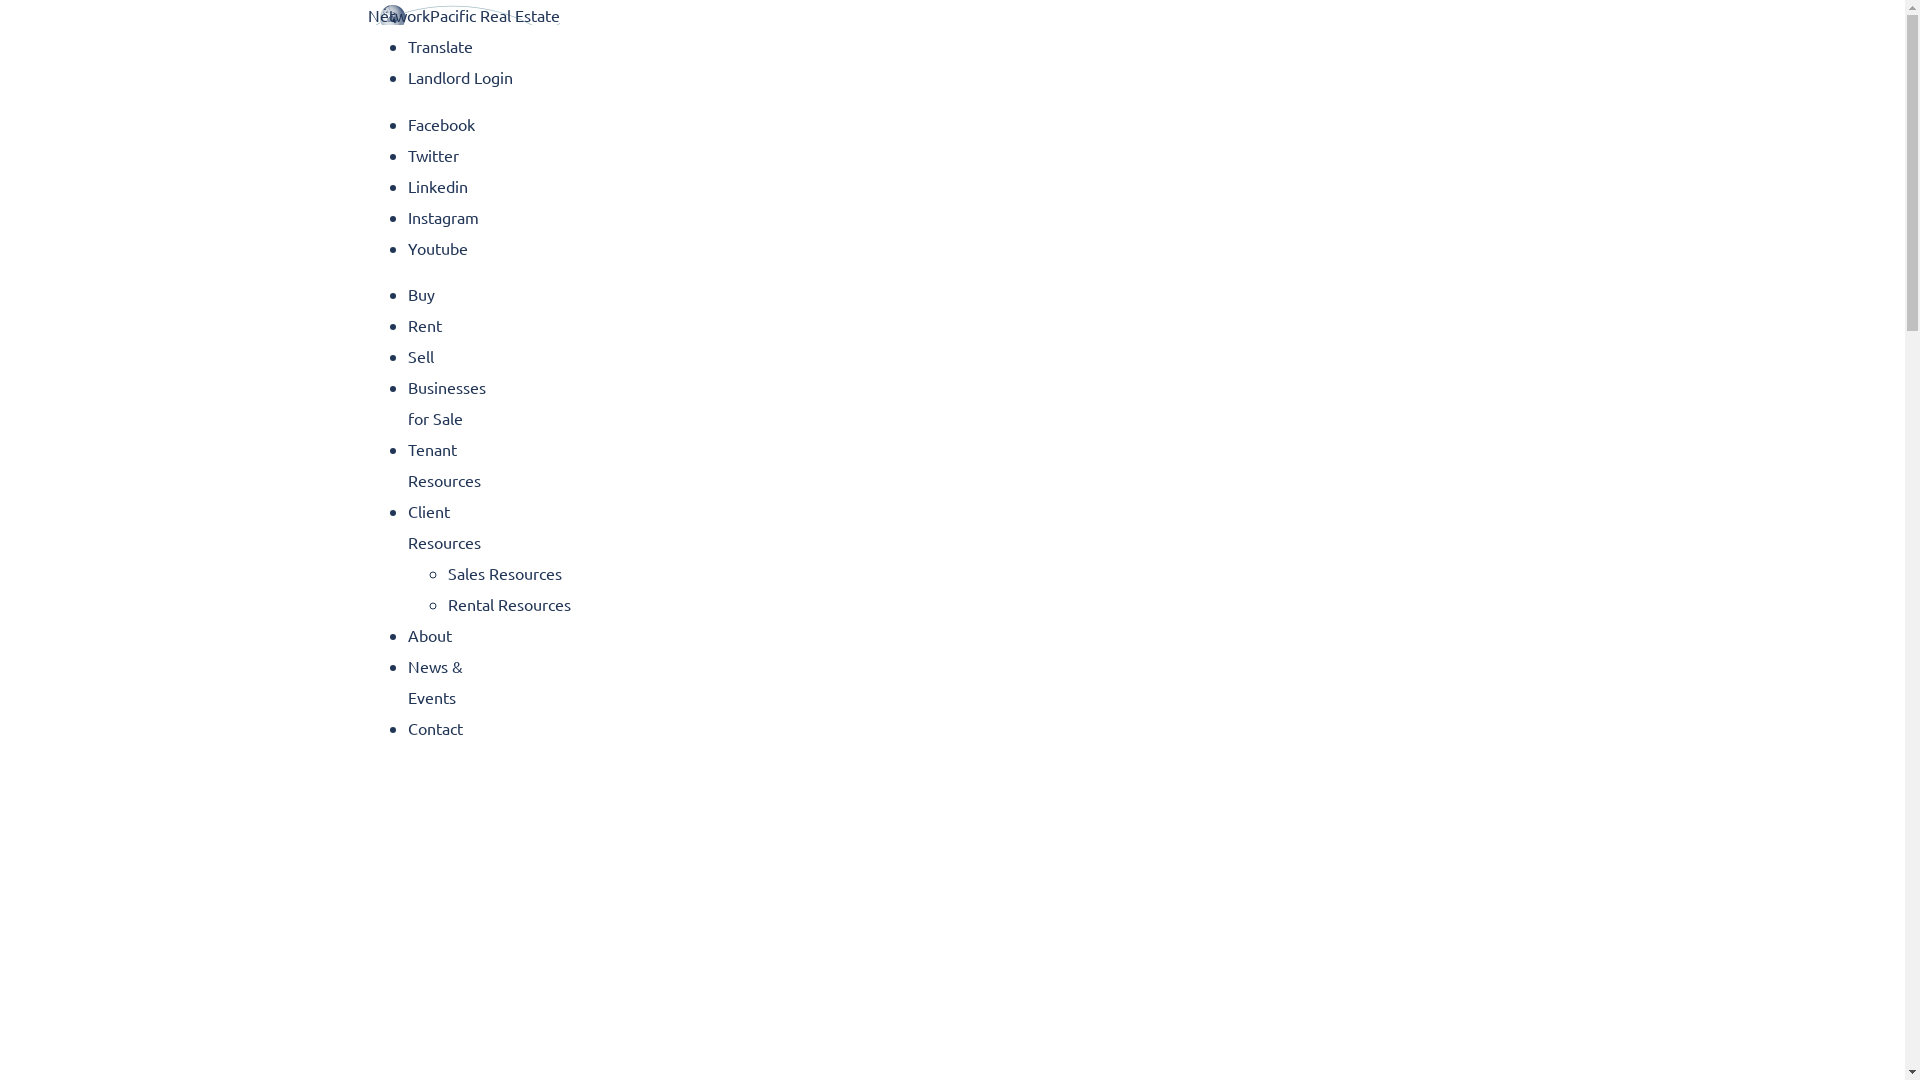 The height and width of the screenshot is (1080, 1920). I want to click on 'Rent', so click(407, 323).